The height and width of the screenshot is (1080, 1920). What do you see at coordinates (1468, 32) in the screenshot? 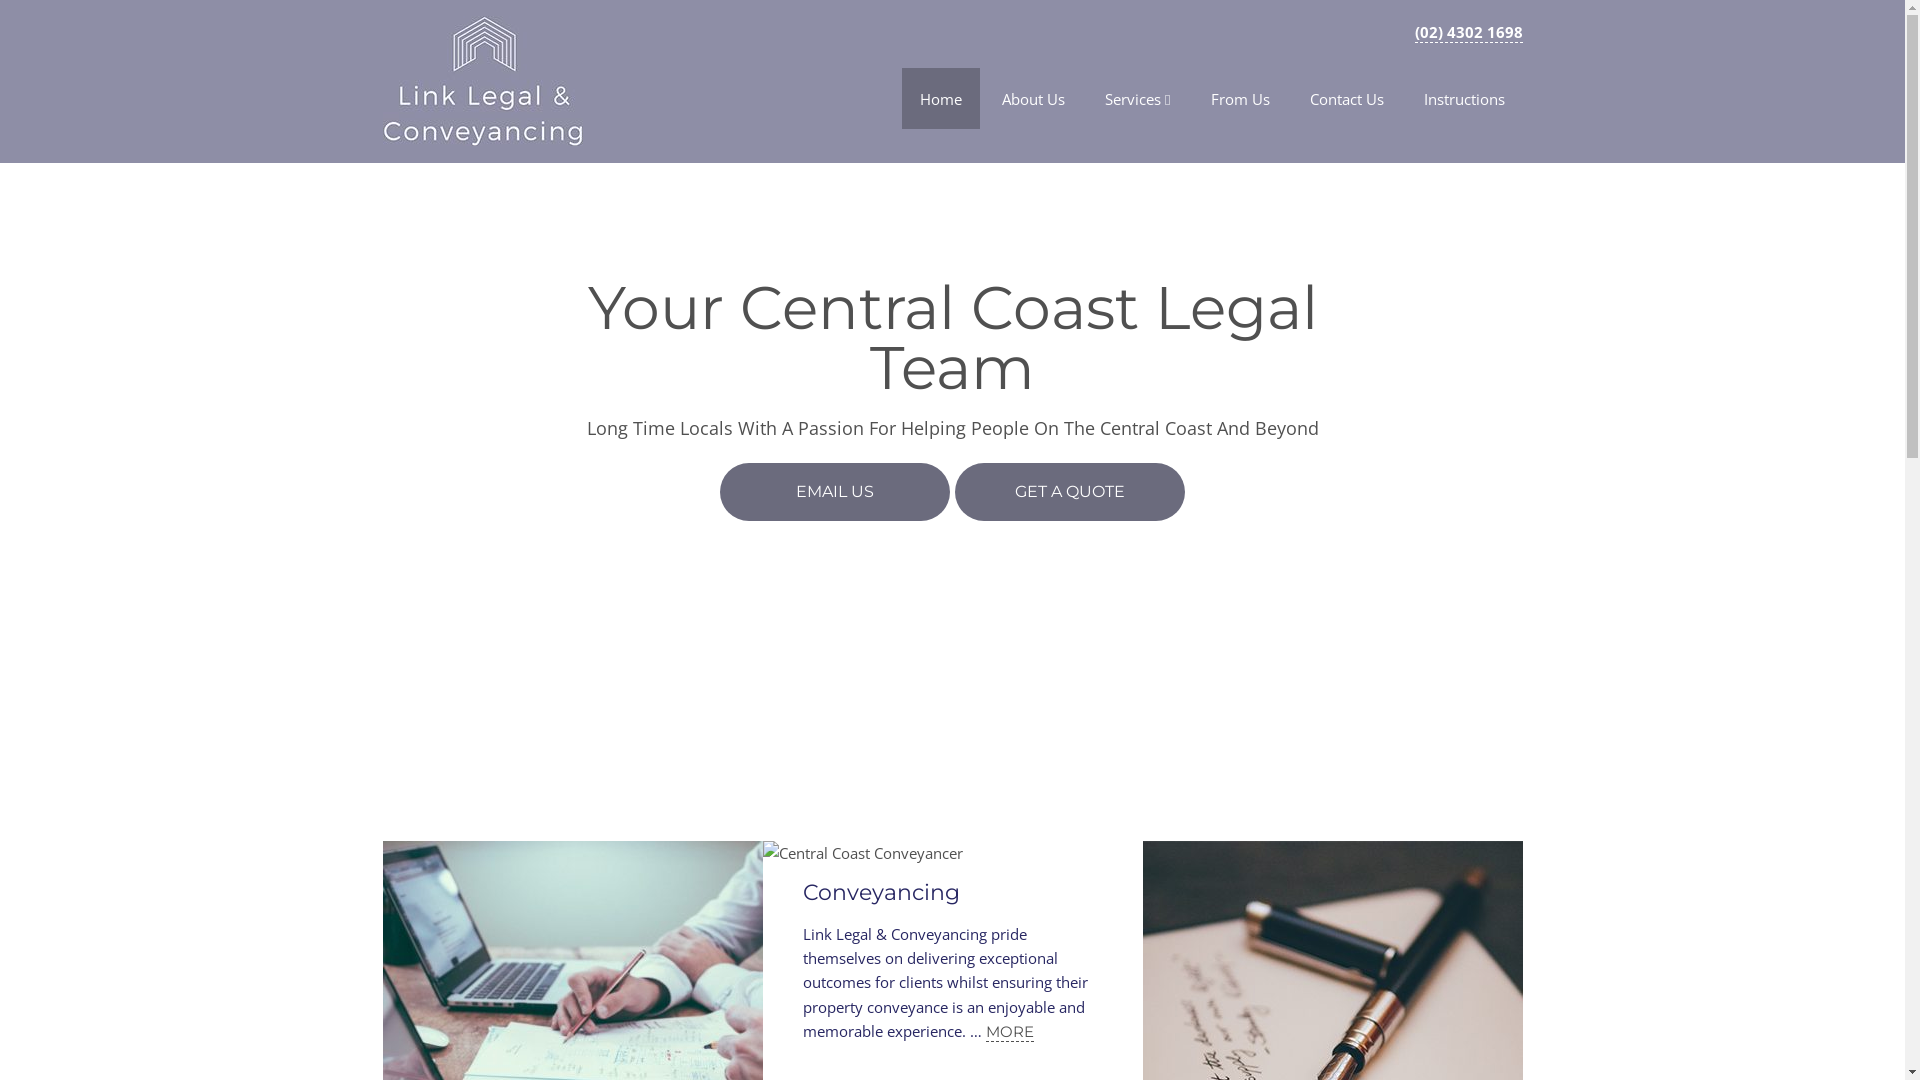
I see `'(02) 4302 1698'` at bounding box center [1468, 32].